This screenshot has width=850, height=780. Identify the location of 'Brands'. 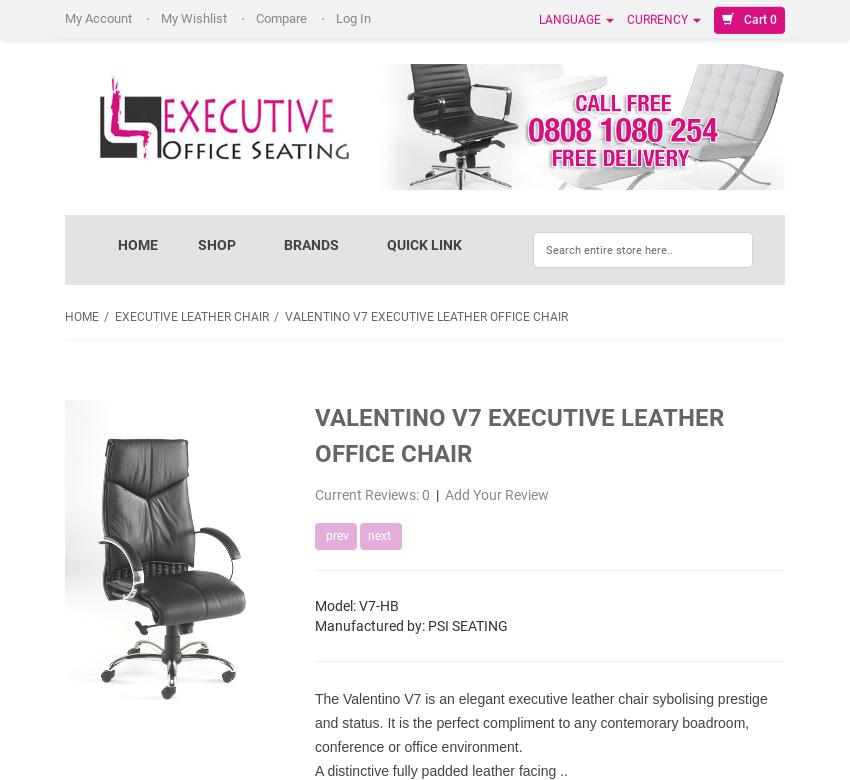
(310, 244).